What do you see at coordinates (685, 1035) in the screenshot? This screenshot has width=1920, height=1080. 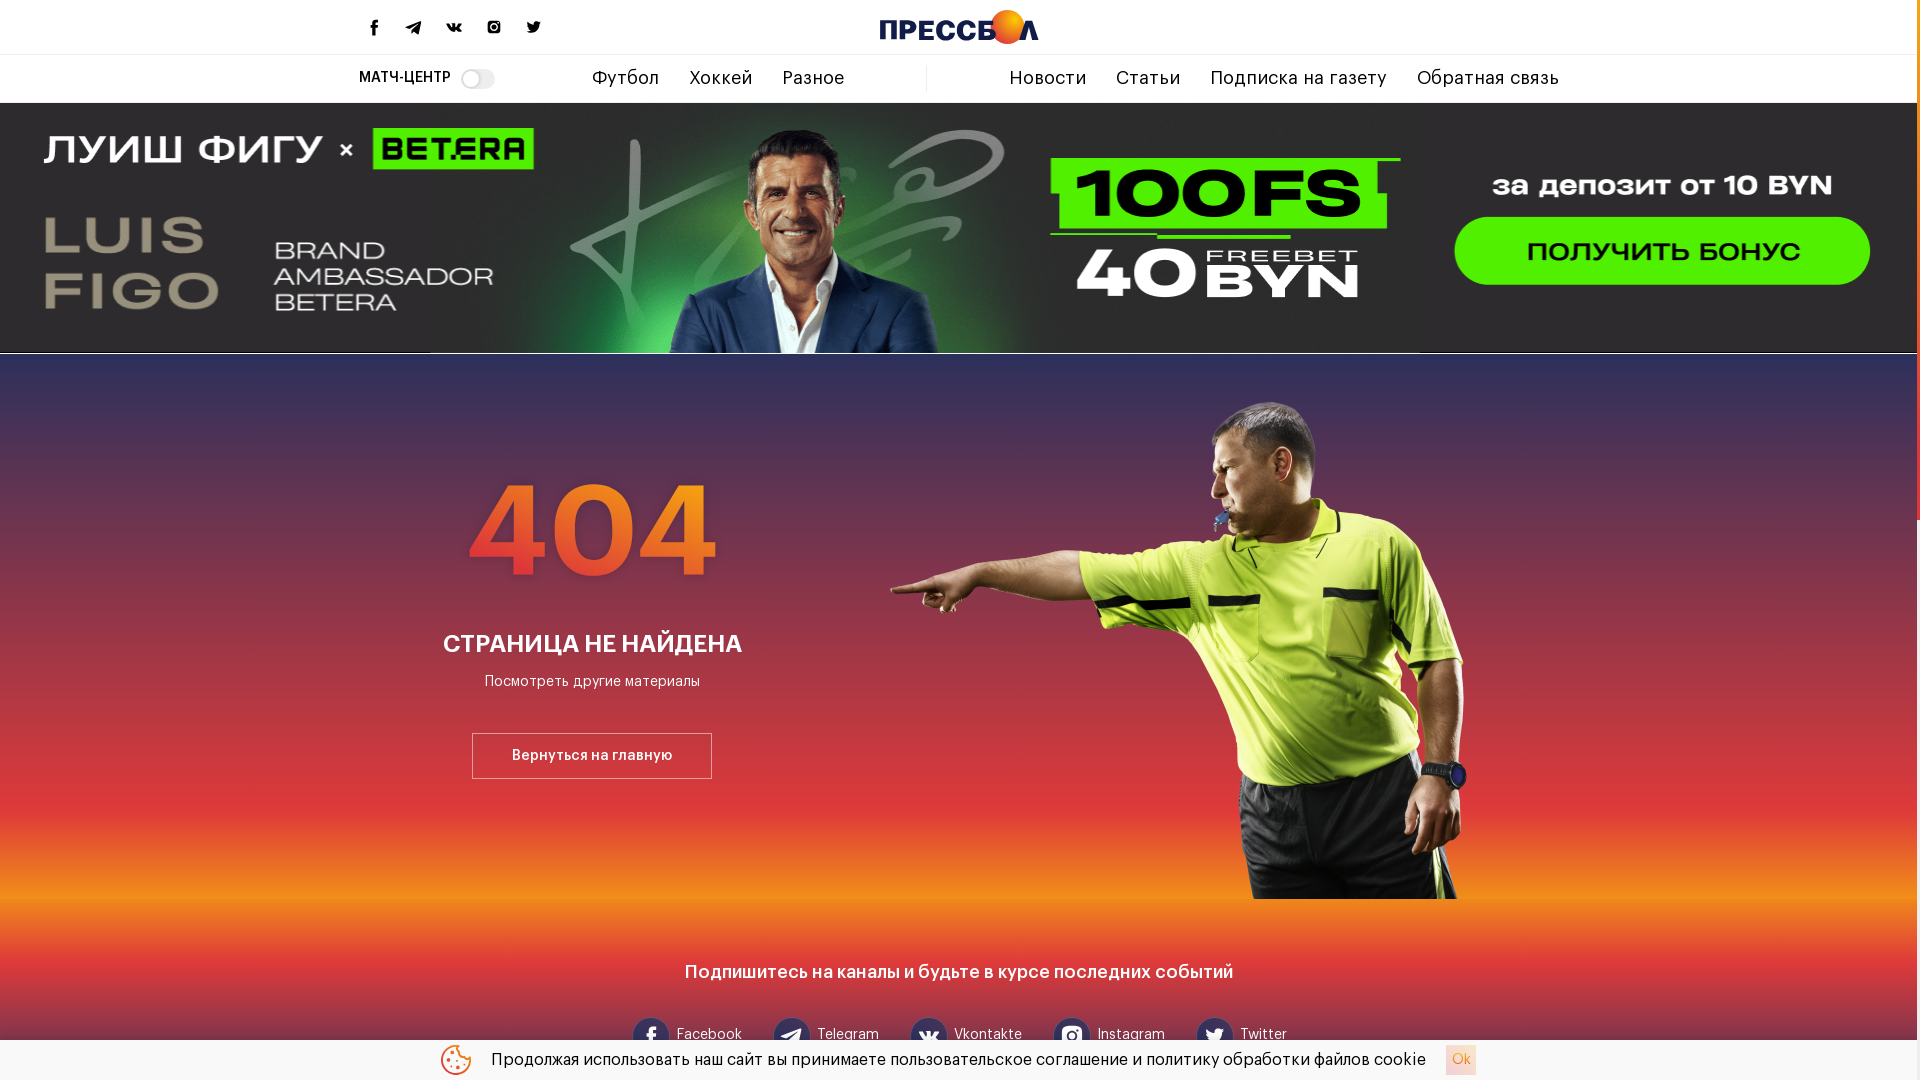 I see `'Facebook'` at bounding box center [685, 1035].